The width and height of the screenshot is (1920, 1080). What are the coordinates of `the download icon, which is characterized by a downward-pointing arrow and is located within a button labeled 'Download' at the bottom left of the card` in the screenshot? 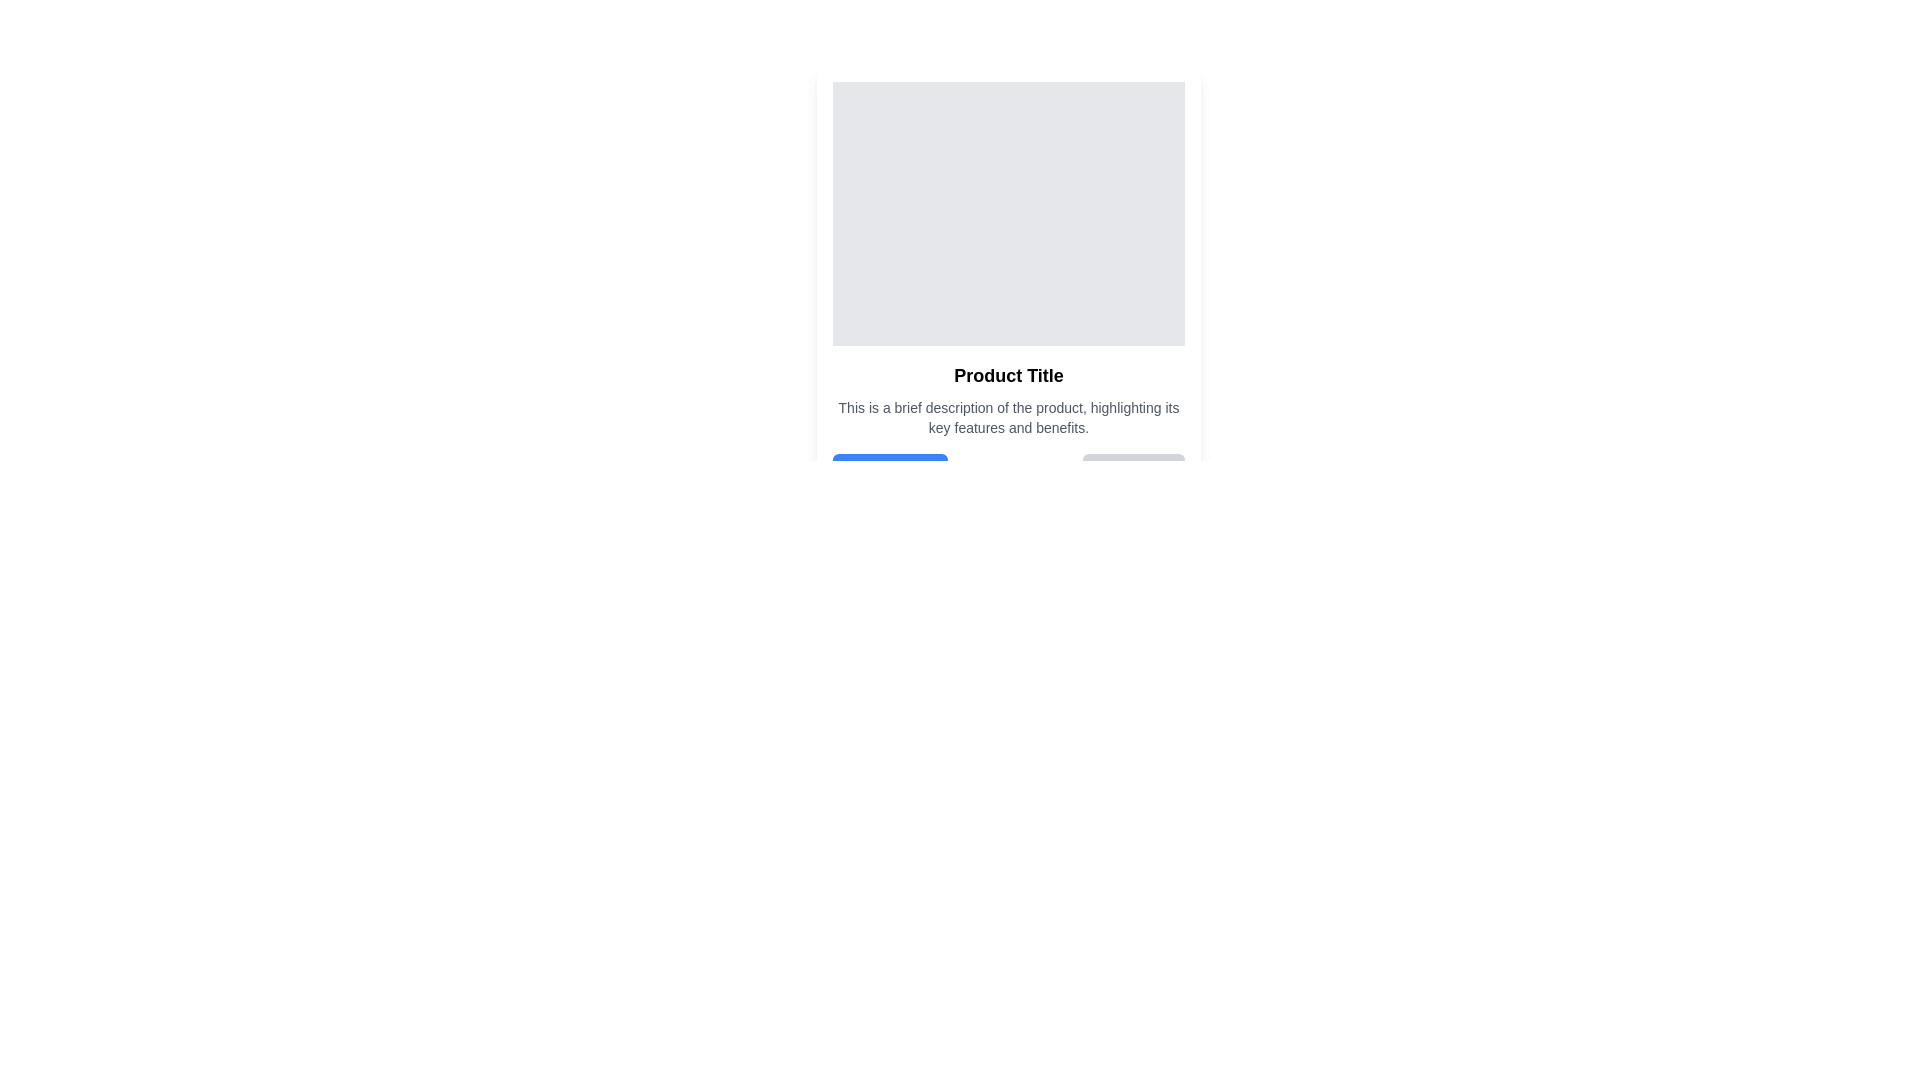 It's located at (853, 471).